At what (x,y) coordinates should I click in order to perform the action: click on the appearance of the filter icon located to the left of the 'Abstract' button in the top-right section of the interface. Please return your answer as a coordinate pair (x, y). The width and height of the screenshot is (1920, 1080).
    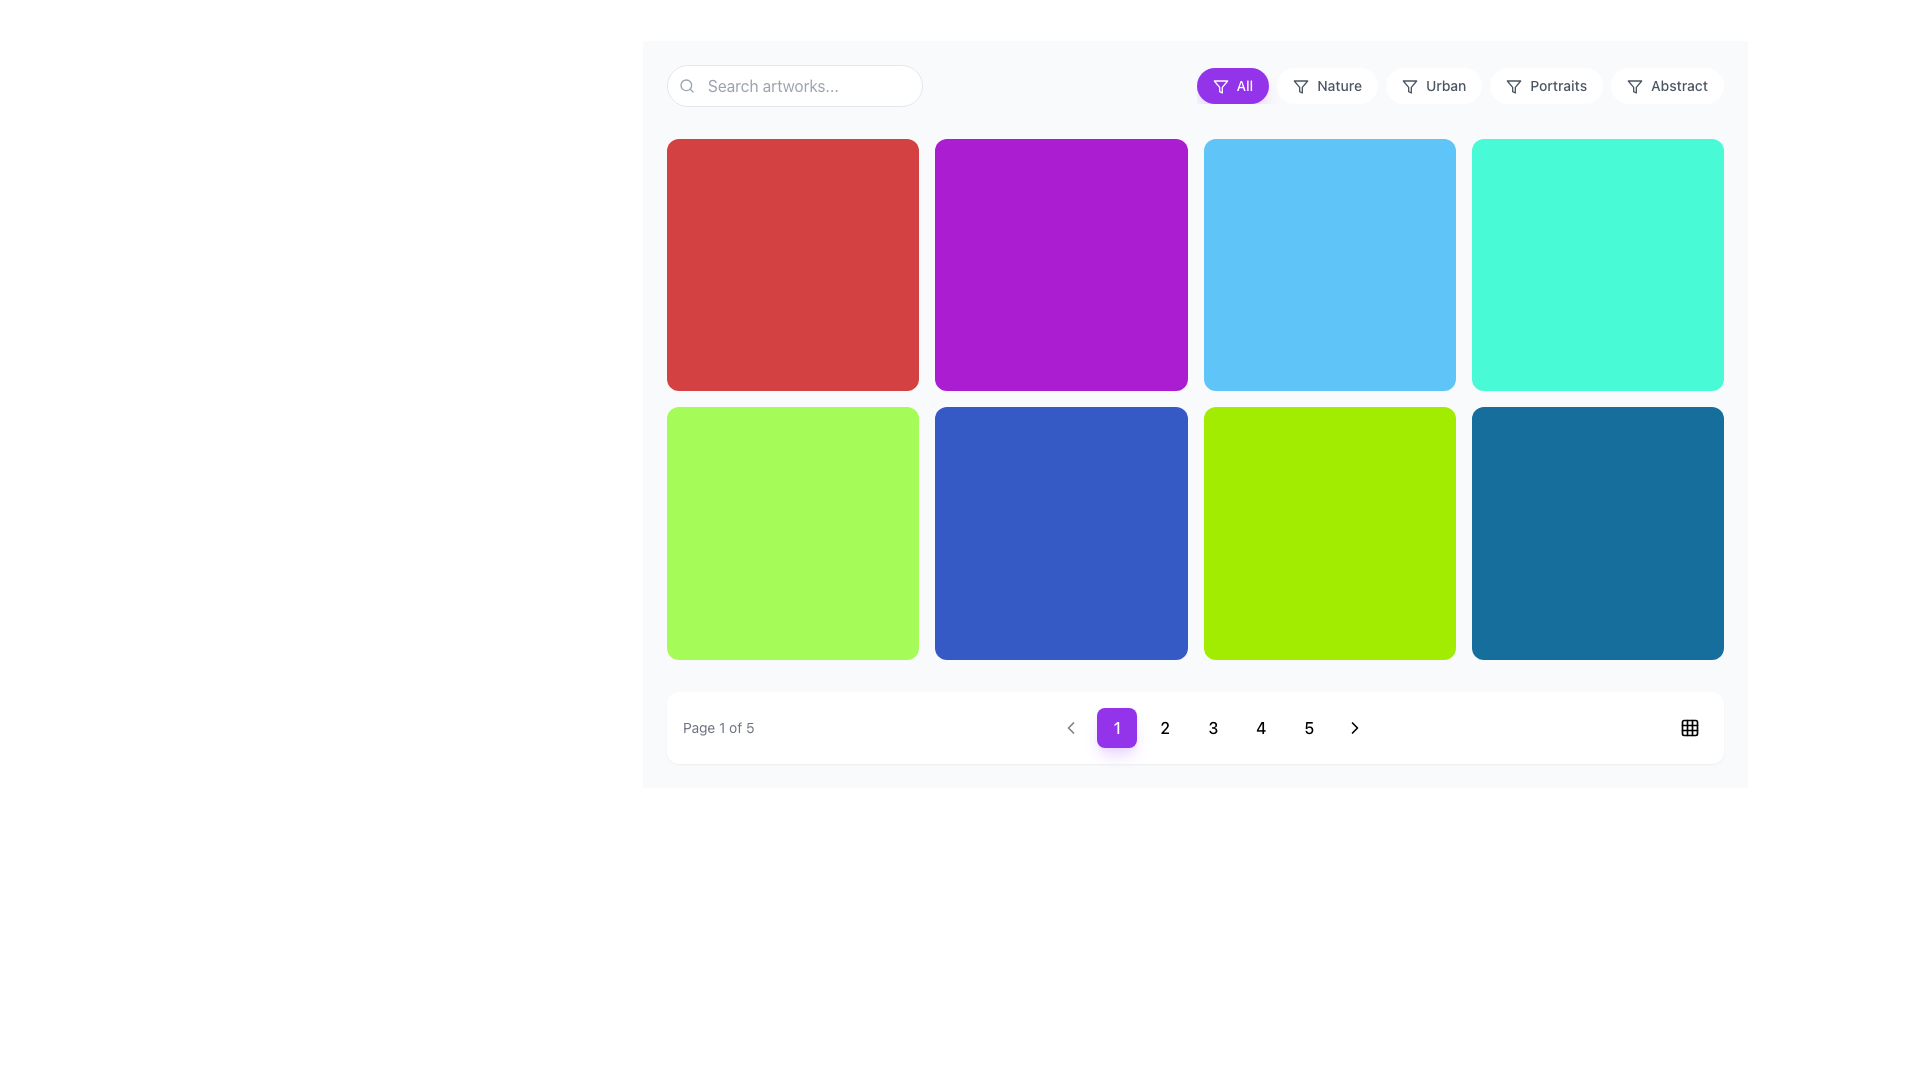
    Looking at the image, I should click on (1635, 86).